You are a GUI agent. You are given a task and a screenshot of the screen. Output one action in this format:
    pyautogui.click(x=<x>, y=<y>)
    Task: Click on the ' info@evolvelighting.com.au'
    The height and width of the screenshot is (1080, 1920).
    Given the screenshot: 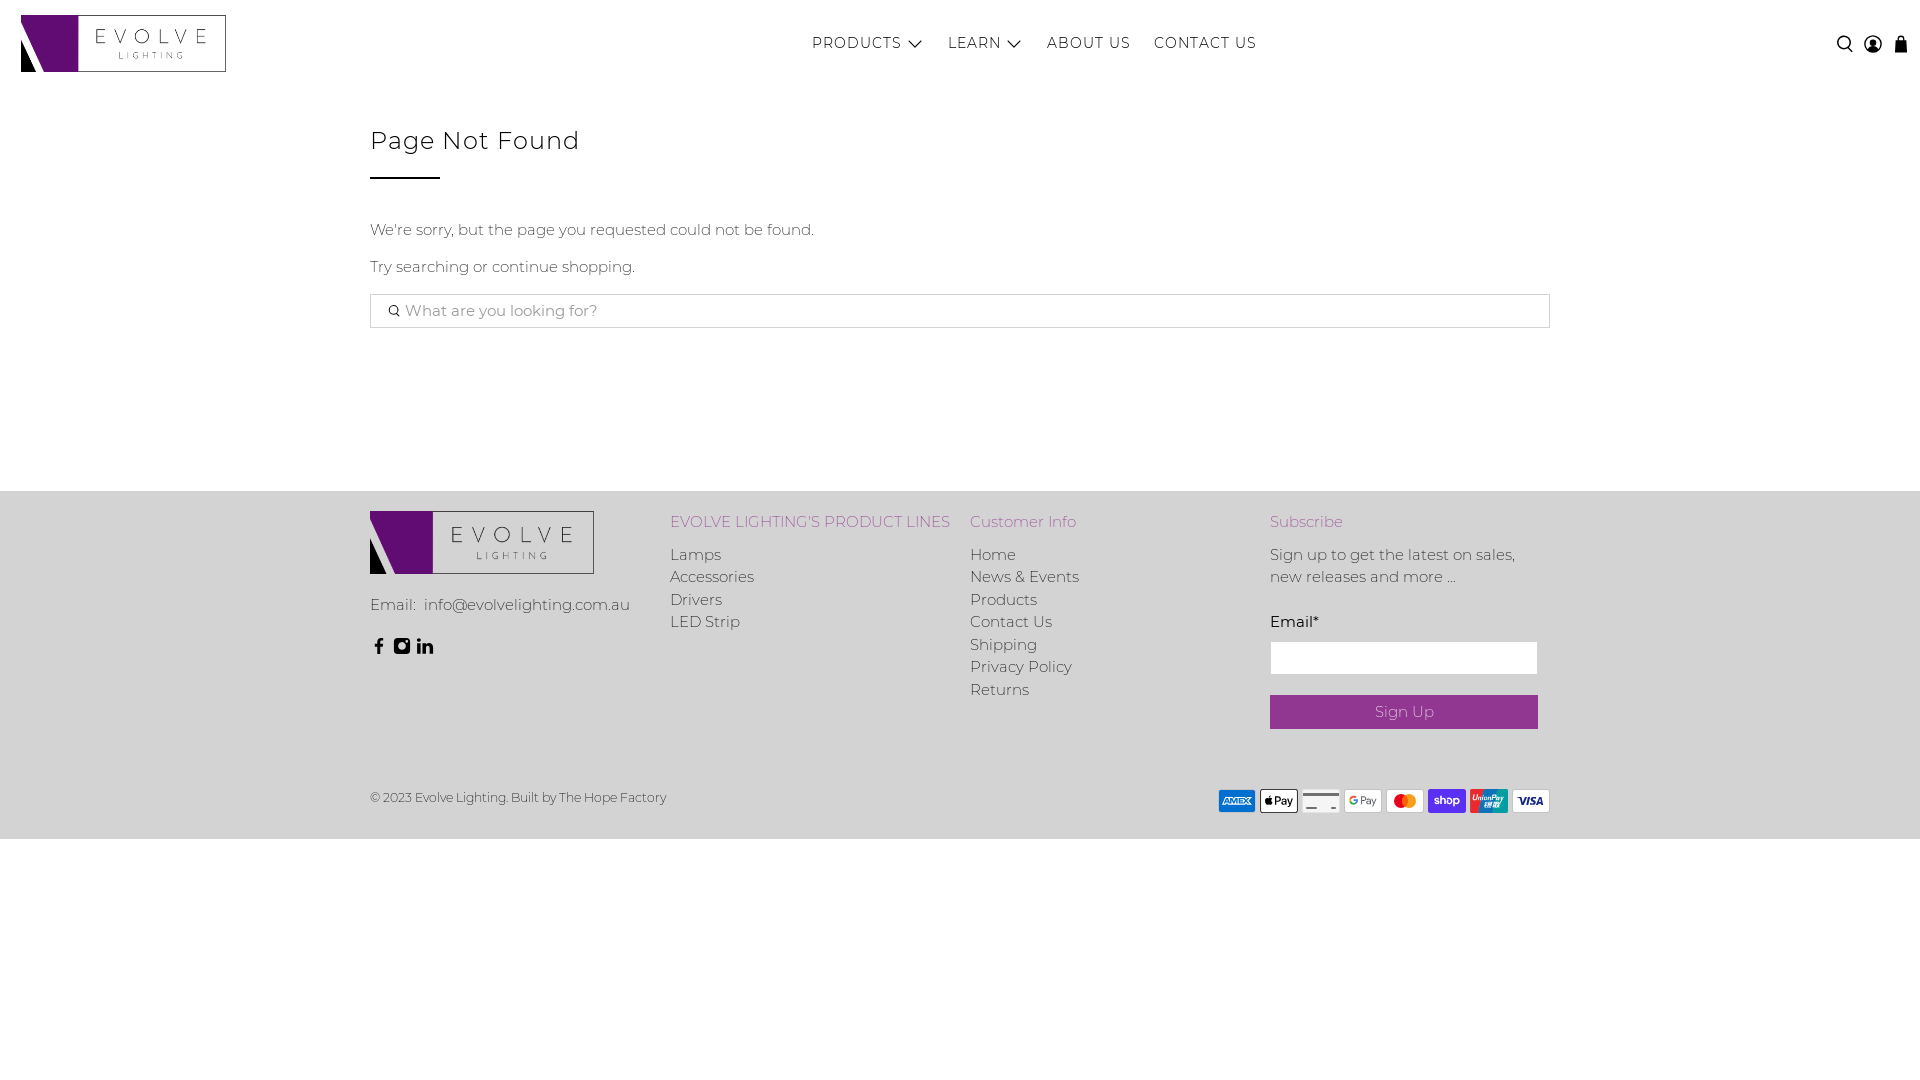 What is the action you would take?
    pyautogui.click(x=524, y=603)
    